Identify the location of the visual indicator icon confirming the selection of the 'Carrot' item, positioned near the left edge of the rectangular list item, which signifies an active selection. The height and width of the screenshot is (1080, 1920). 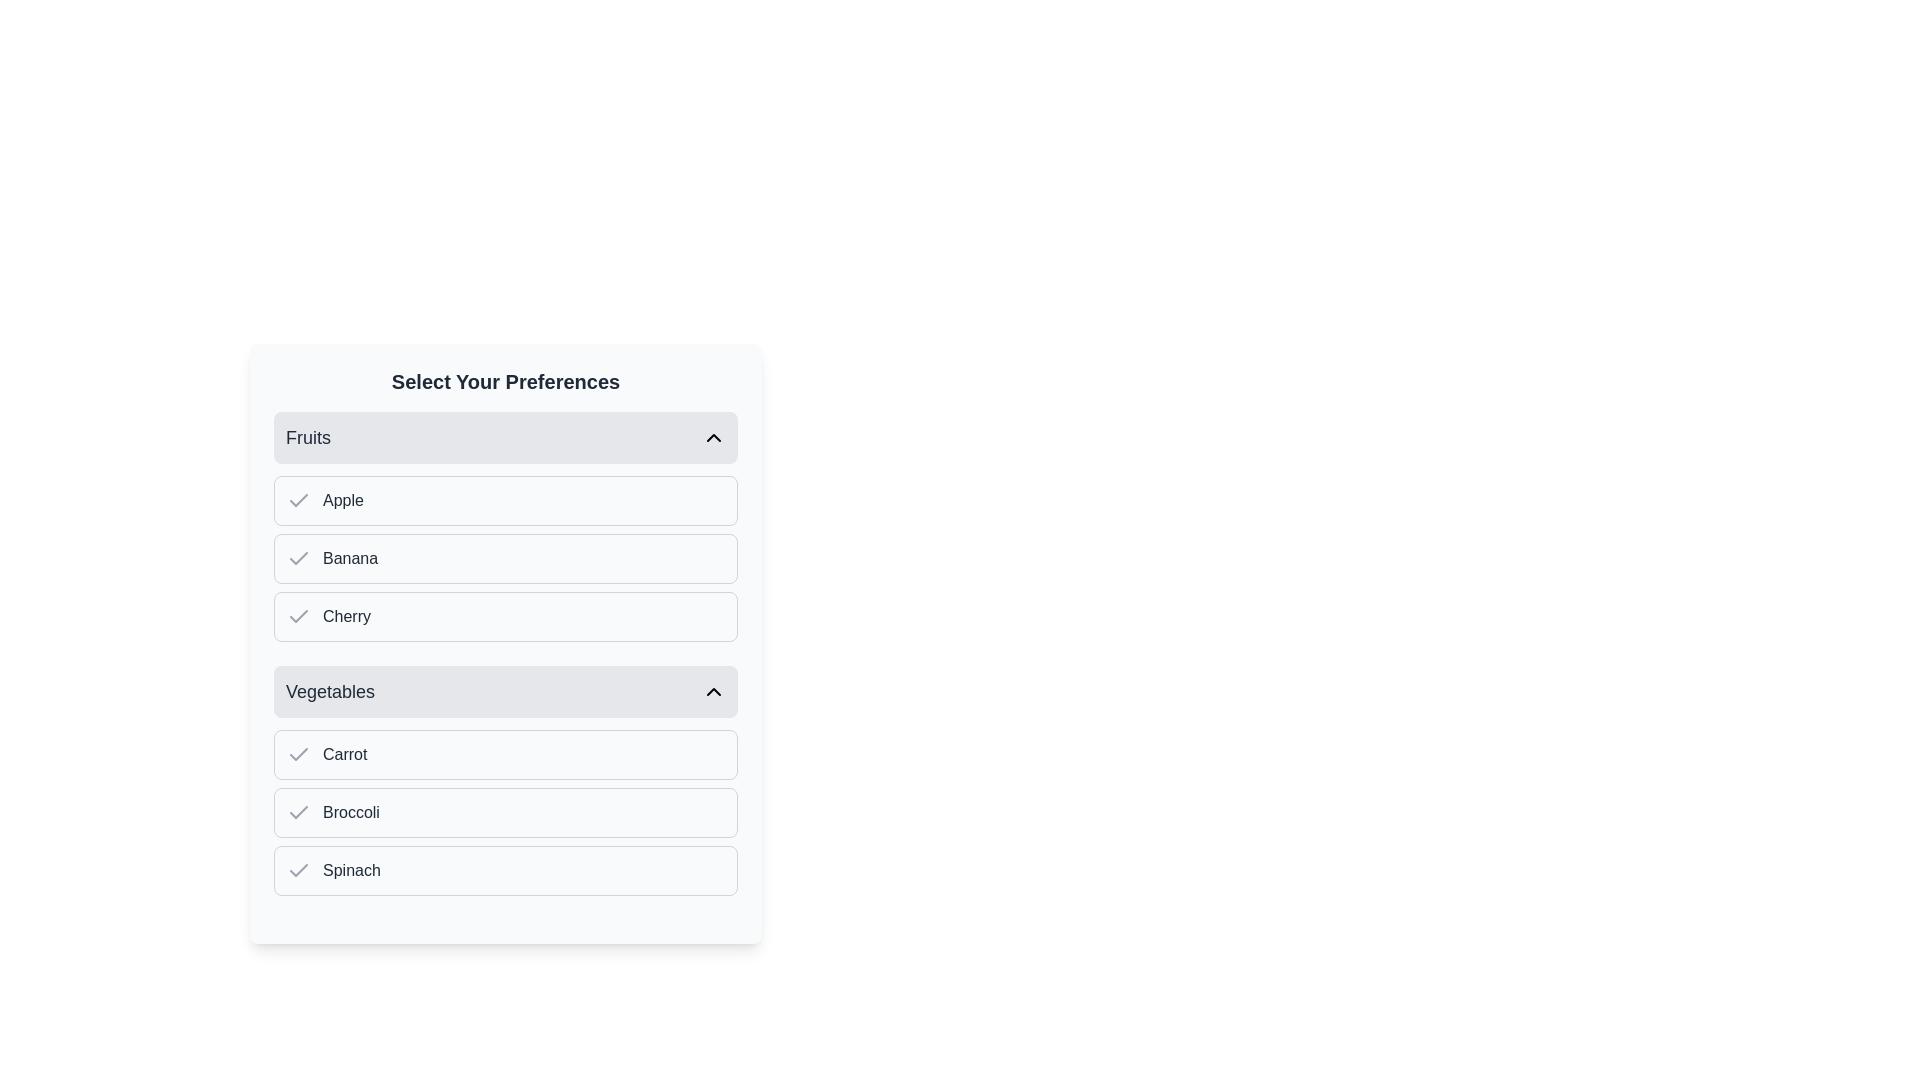
(297, 755).